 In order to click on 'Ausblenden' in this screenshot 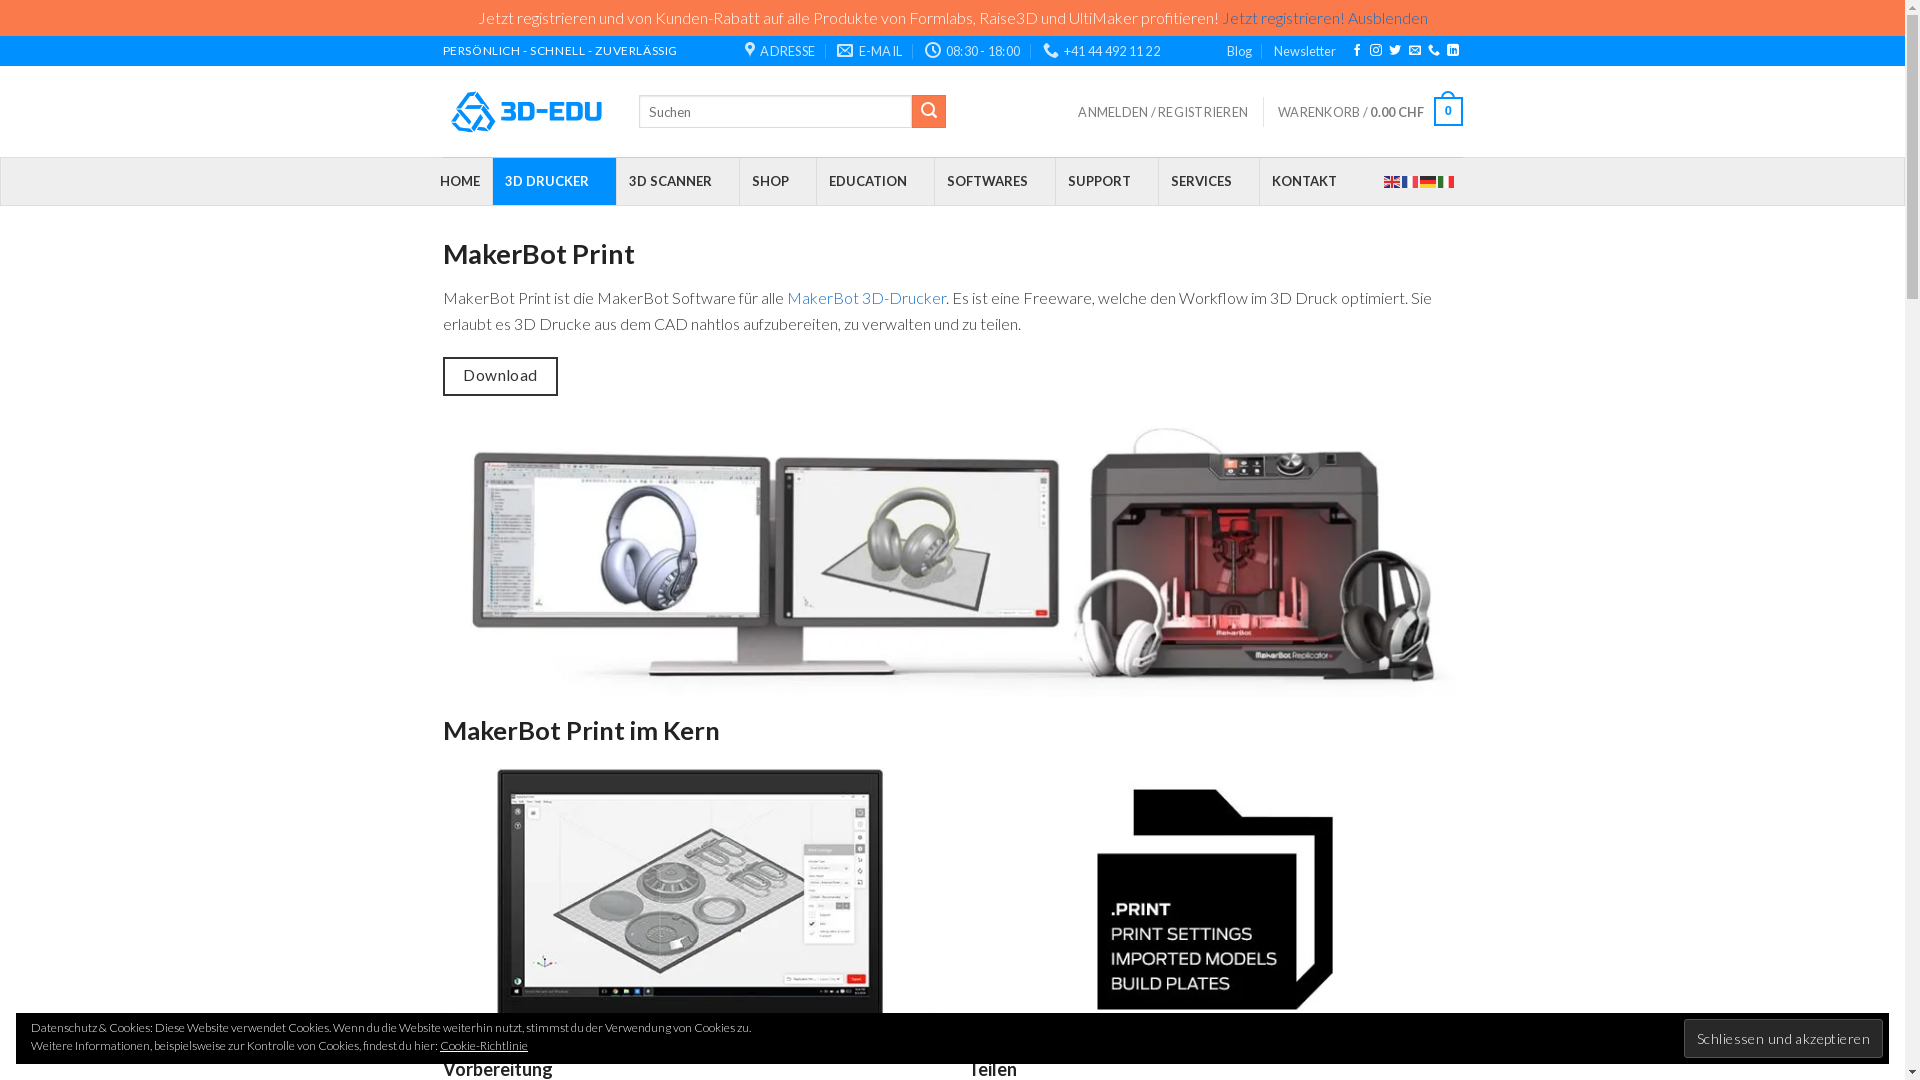, I will do `click(1386, 17)`.